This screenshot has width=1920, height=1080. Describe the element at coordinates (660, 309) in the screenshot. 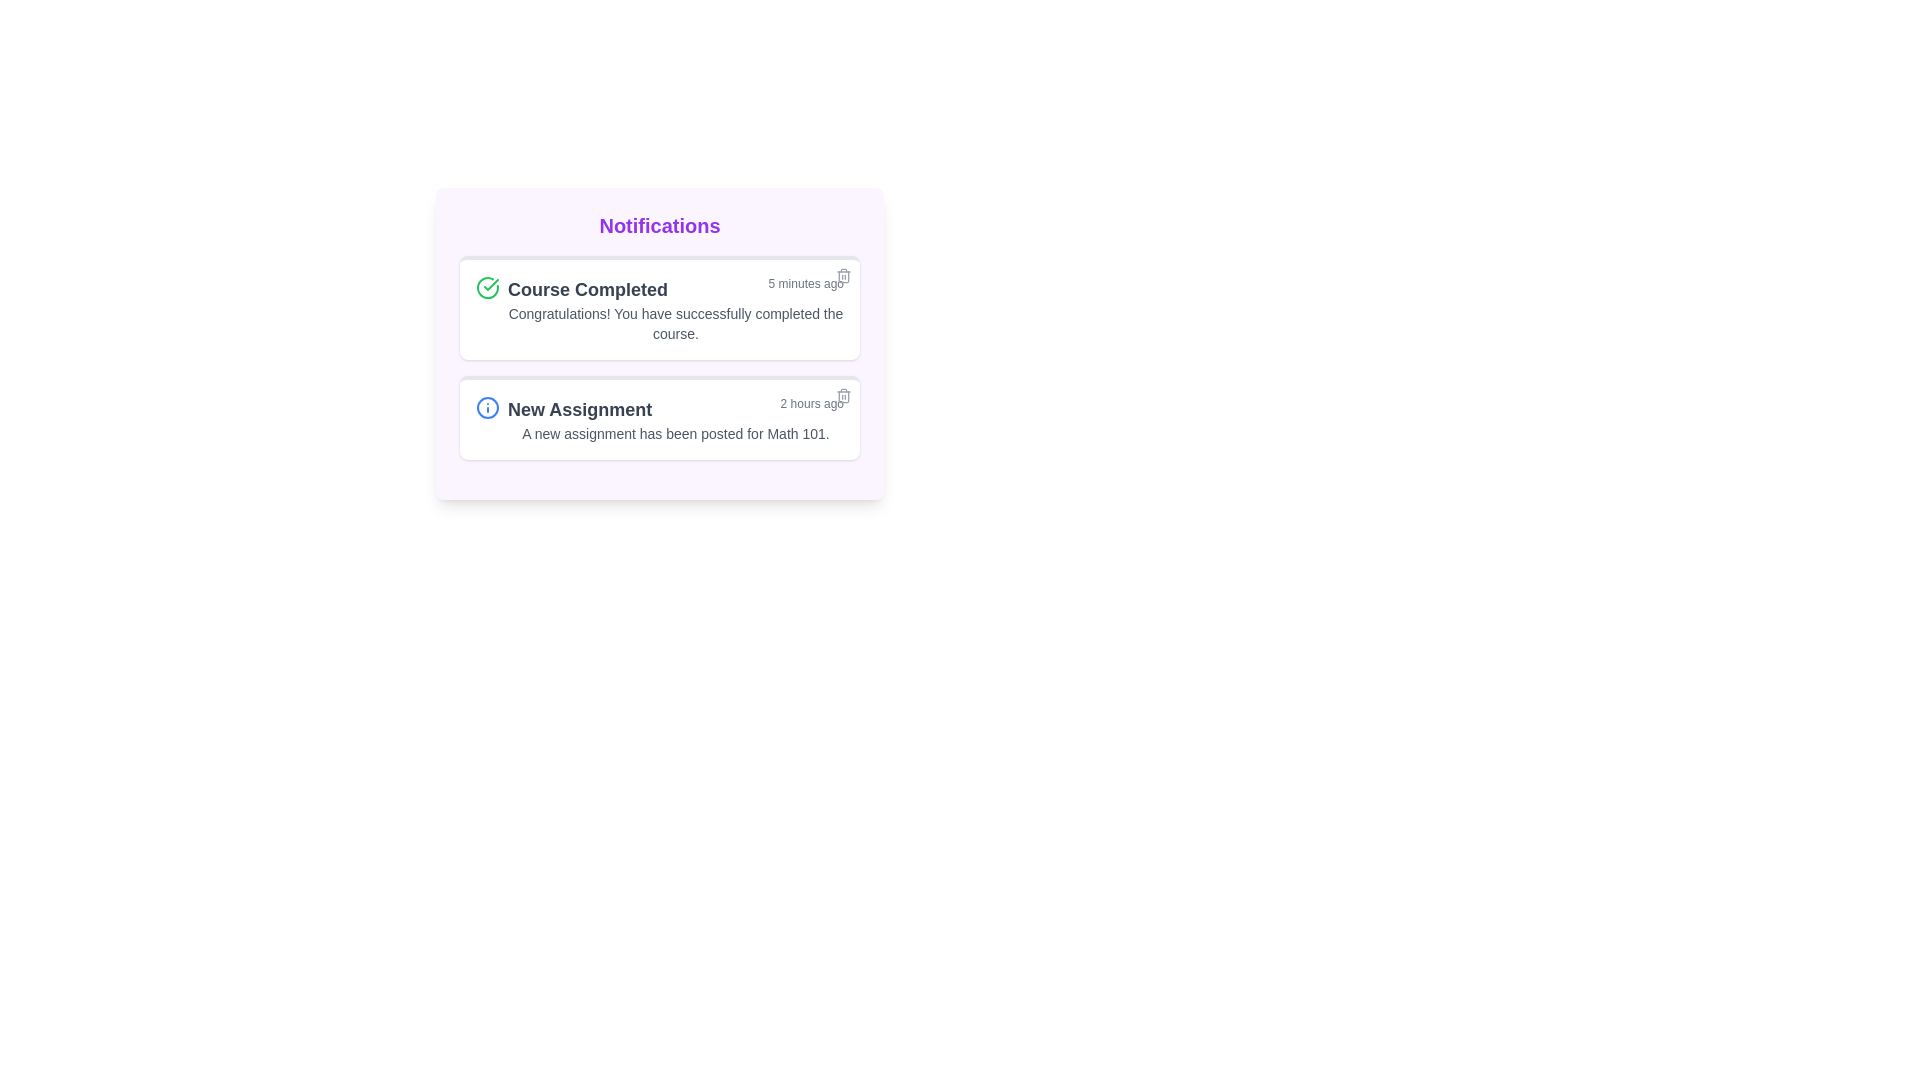

I see `the information displayed in the Notification card that indicates a completed course achievement, located in the top section of the notifications panel` at that location.